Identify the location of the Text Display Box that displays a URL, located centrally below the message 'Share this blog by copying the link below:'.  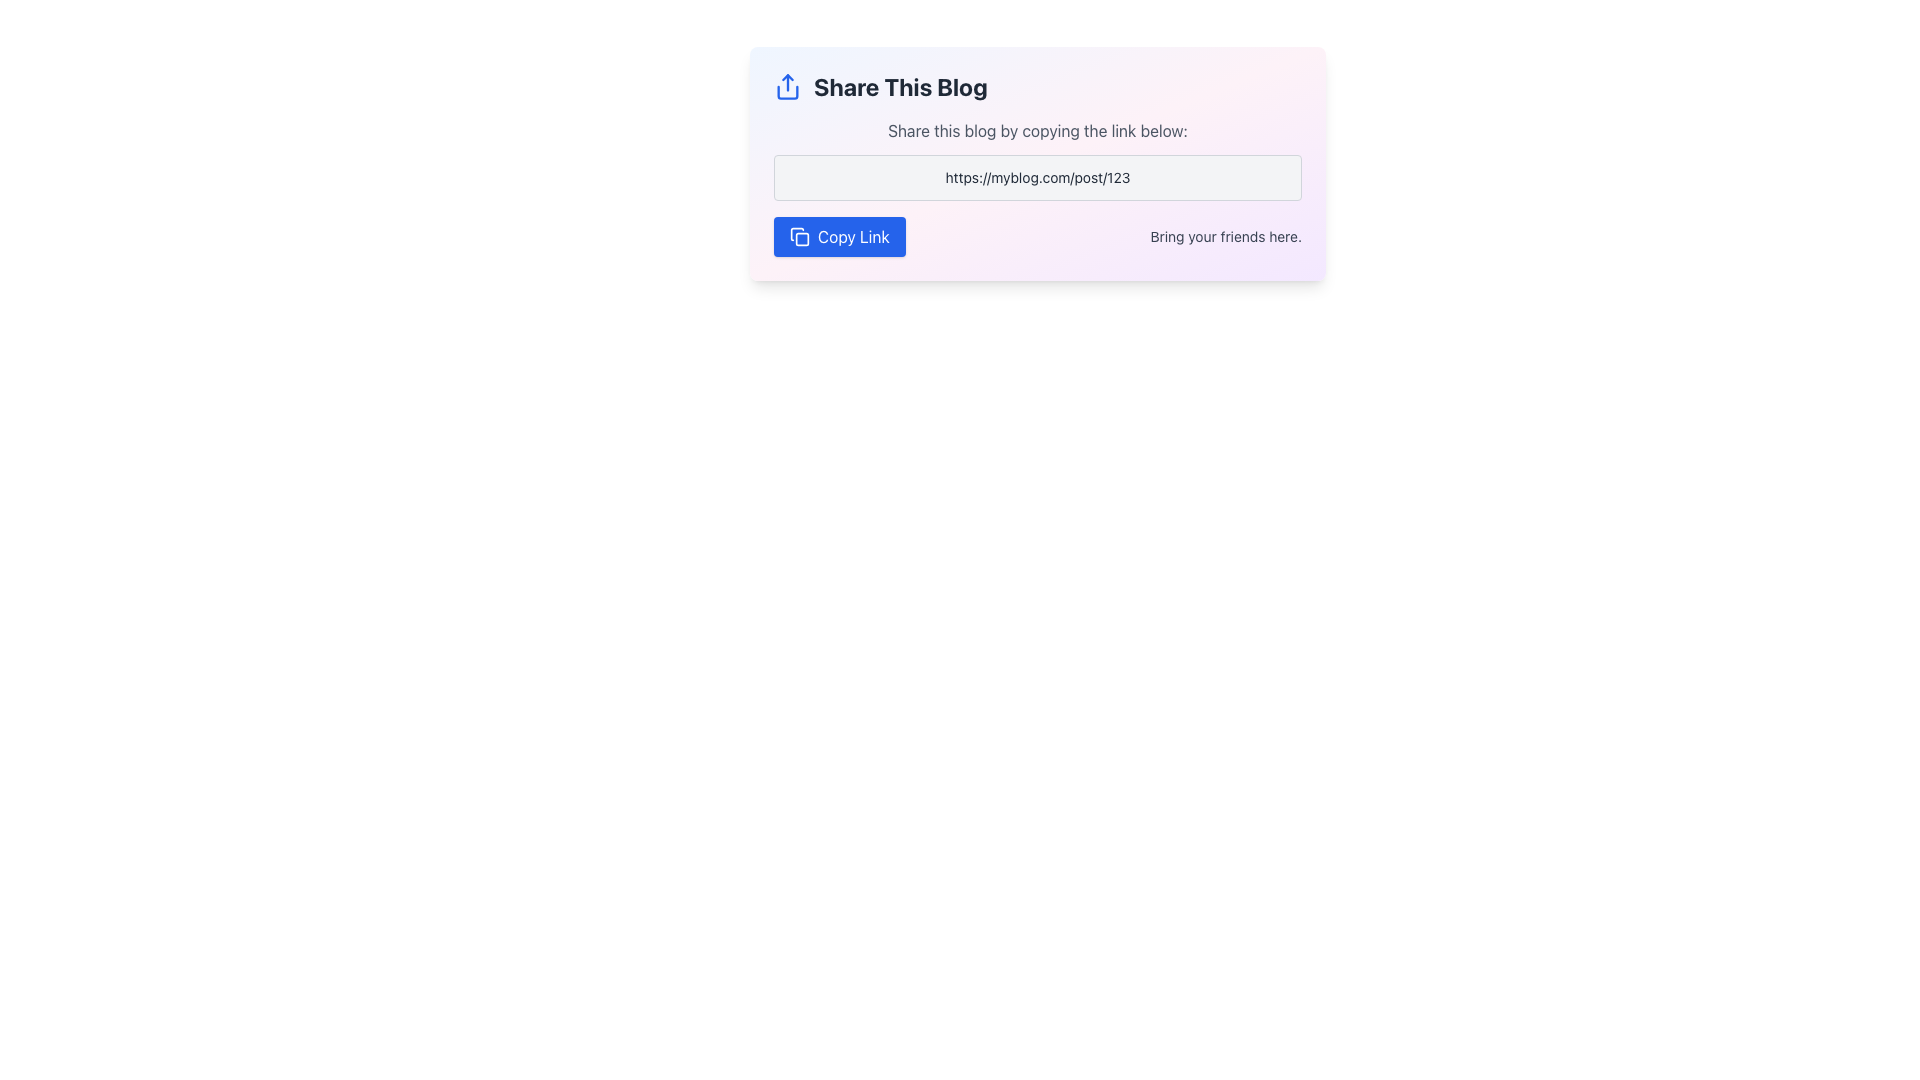
(1037, 176).